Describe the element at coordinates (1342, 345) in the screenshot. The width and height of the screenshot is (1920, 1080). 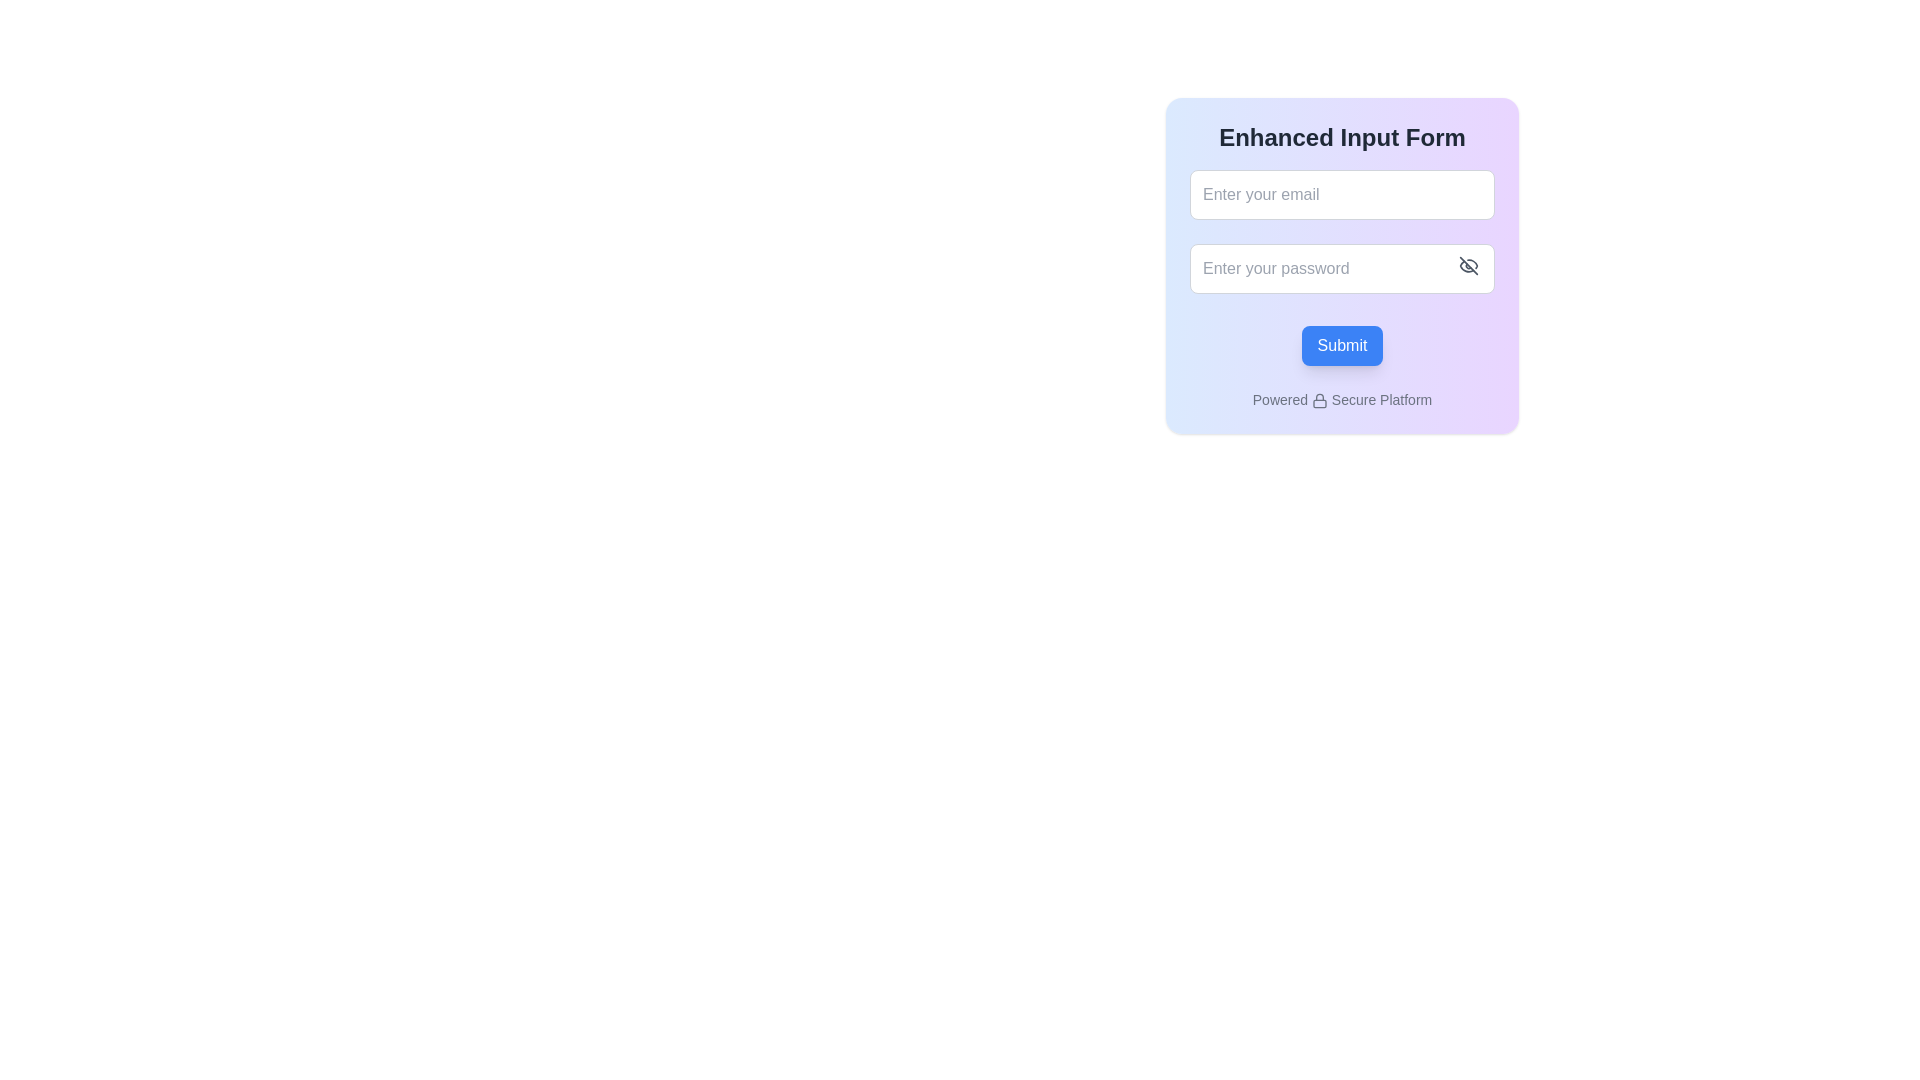
I see `the 'Submit' button with a blue background and white text` at that location.